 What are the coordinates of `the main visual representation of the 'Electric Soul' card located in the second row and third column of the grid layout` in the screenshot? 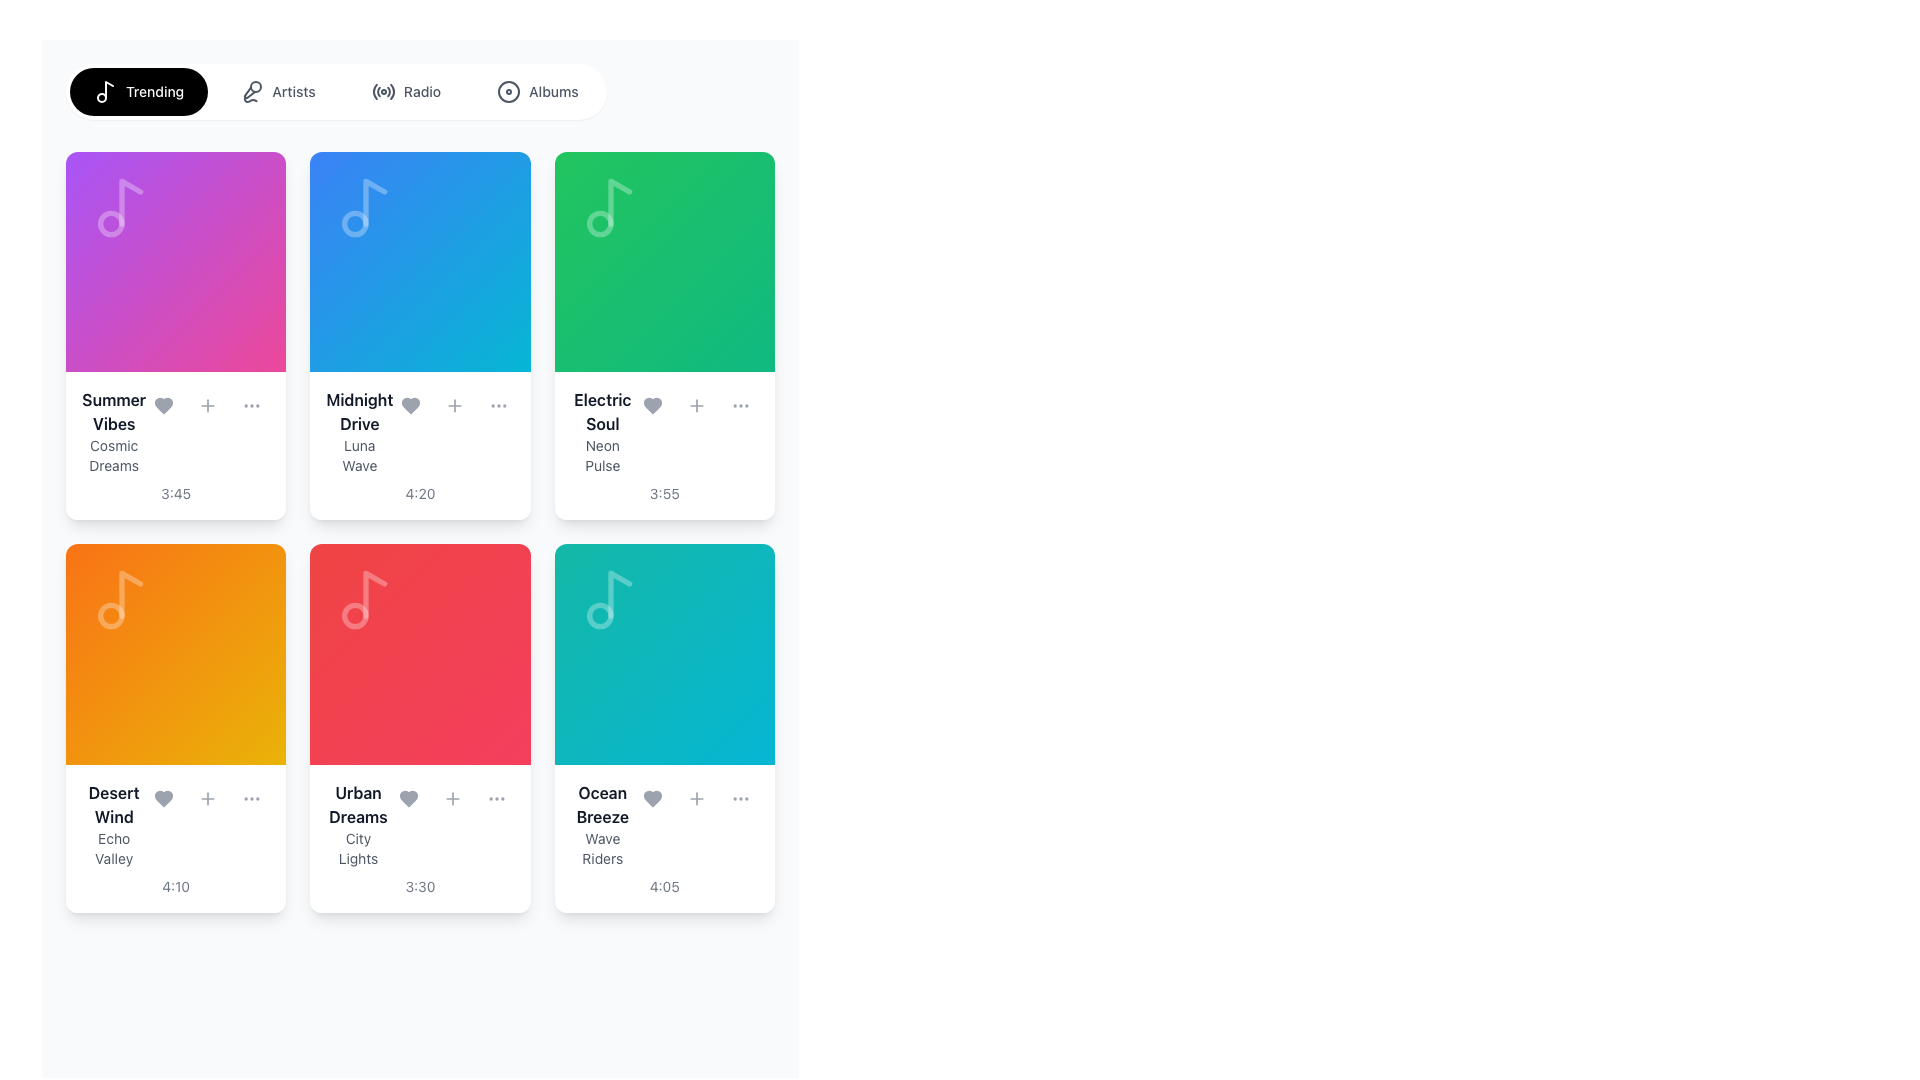 It's located at (664, 261).